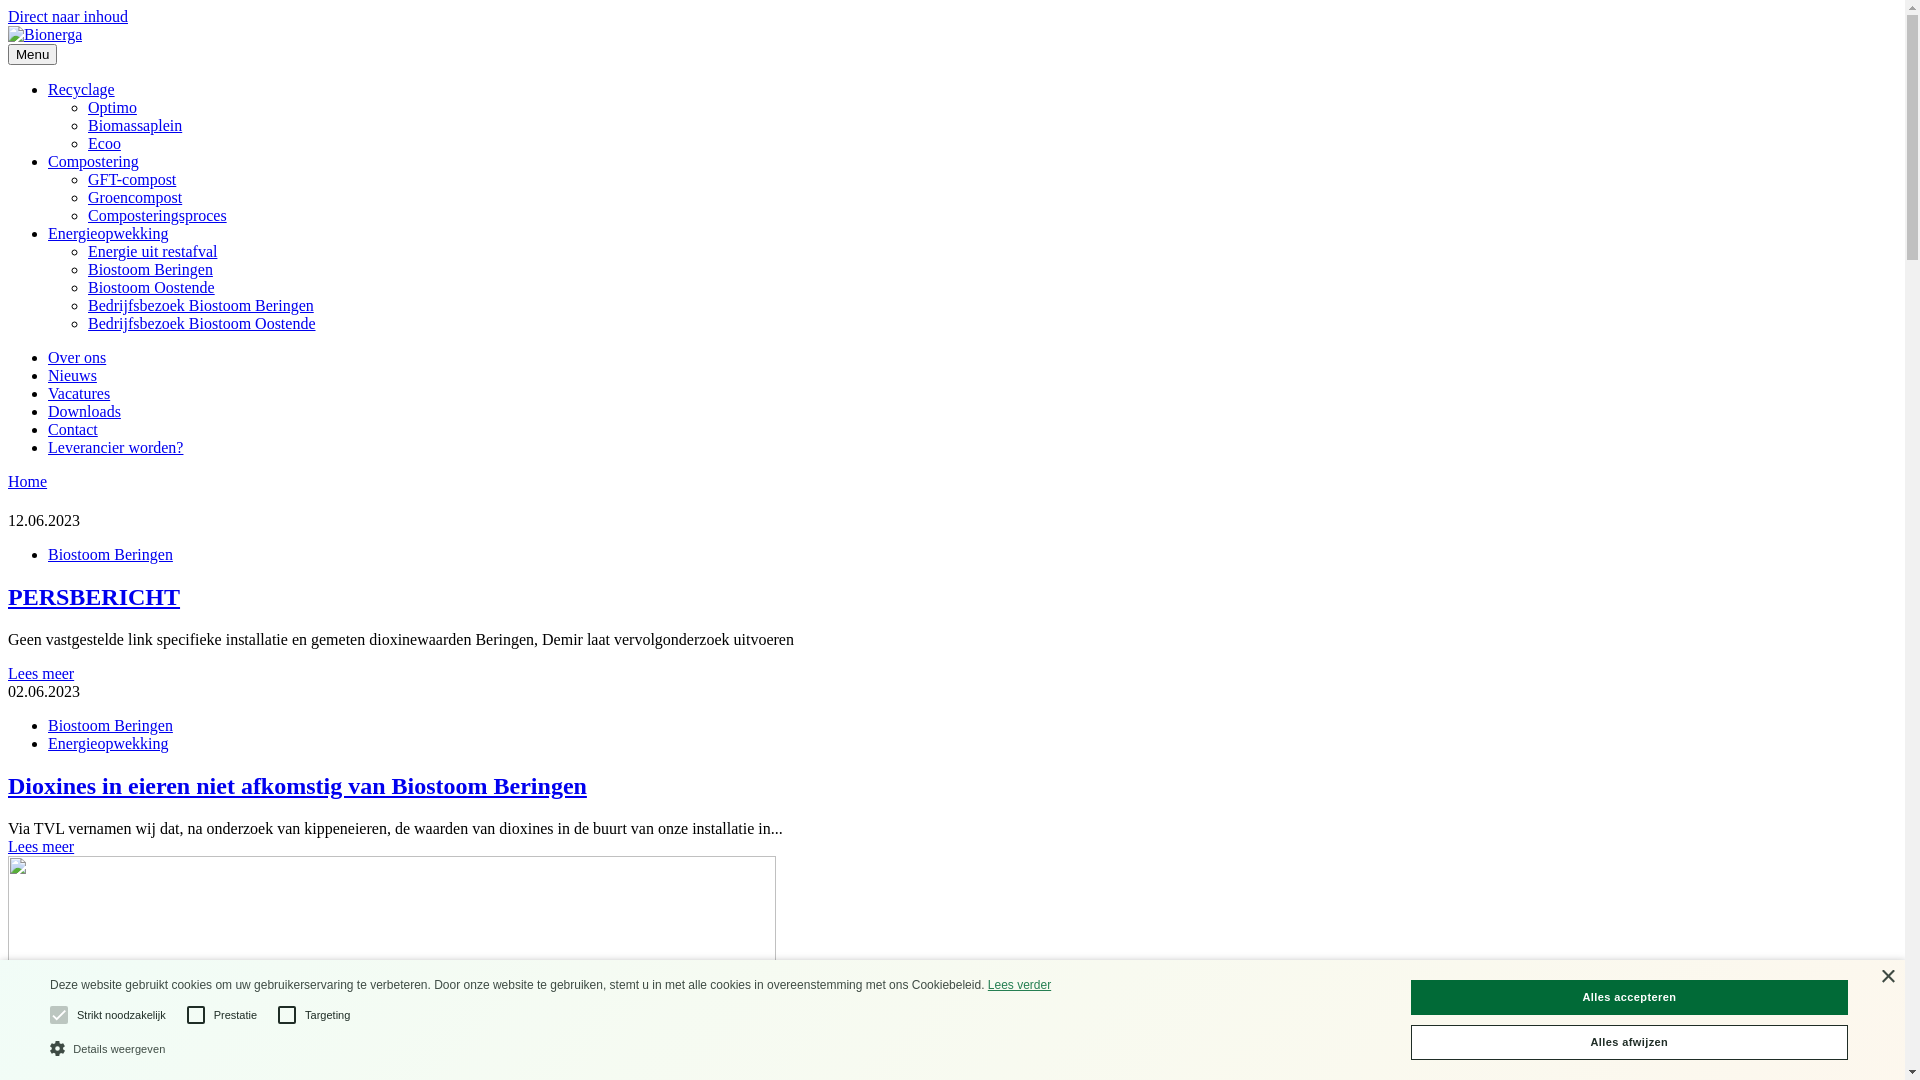 This screenshot has width=1920, height=1080. I want to click on 'Biomassaplein', so click(133, 125).